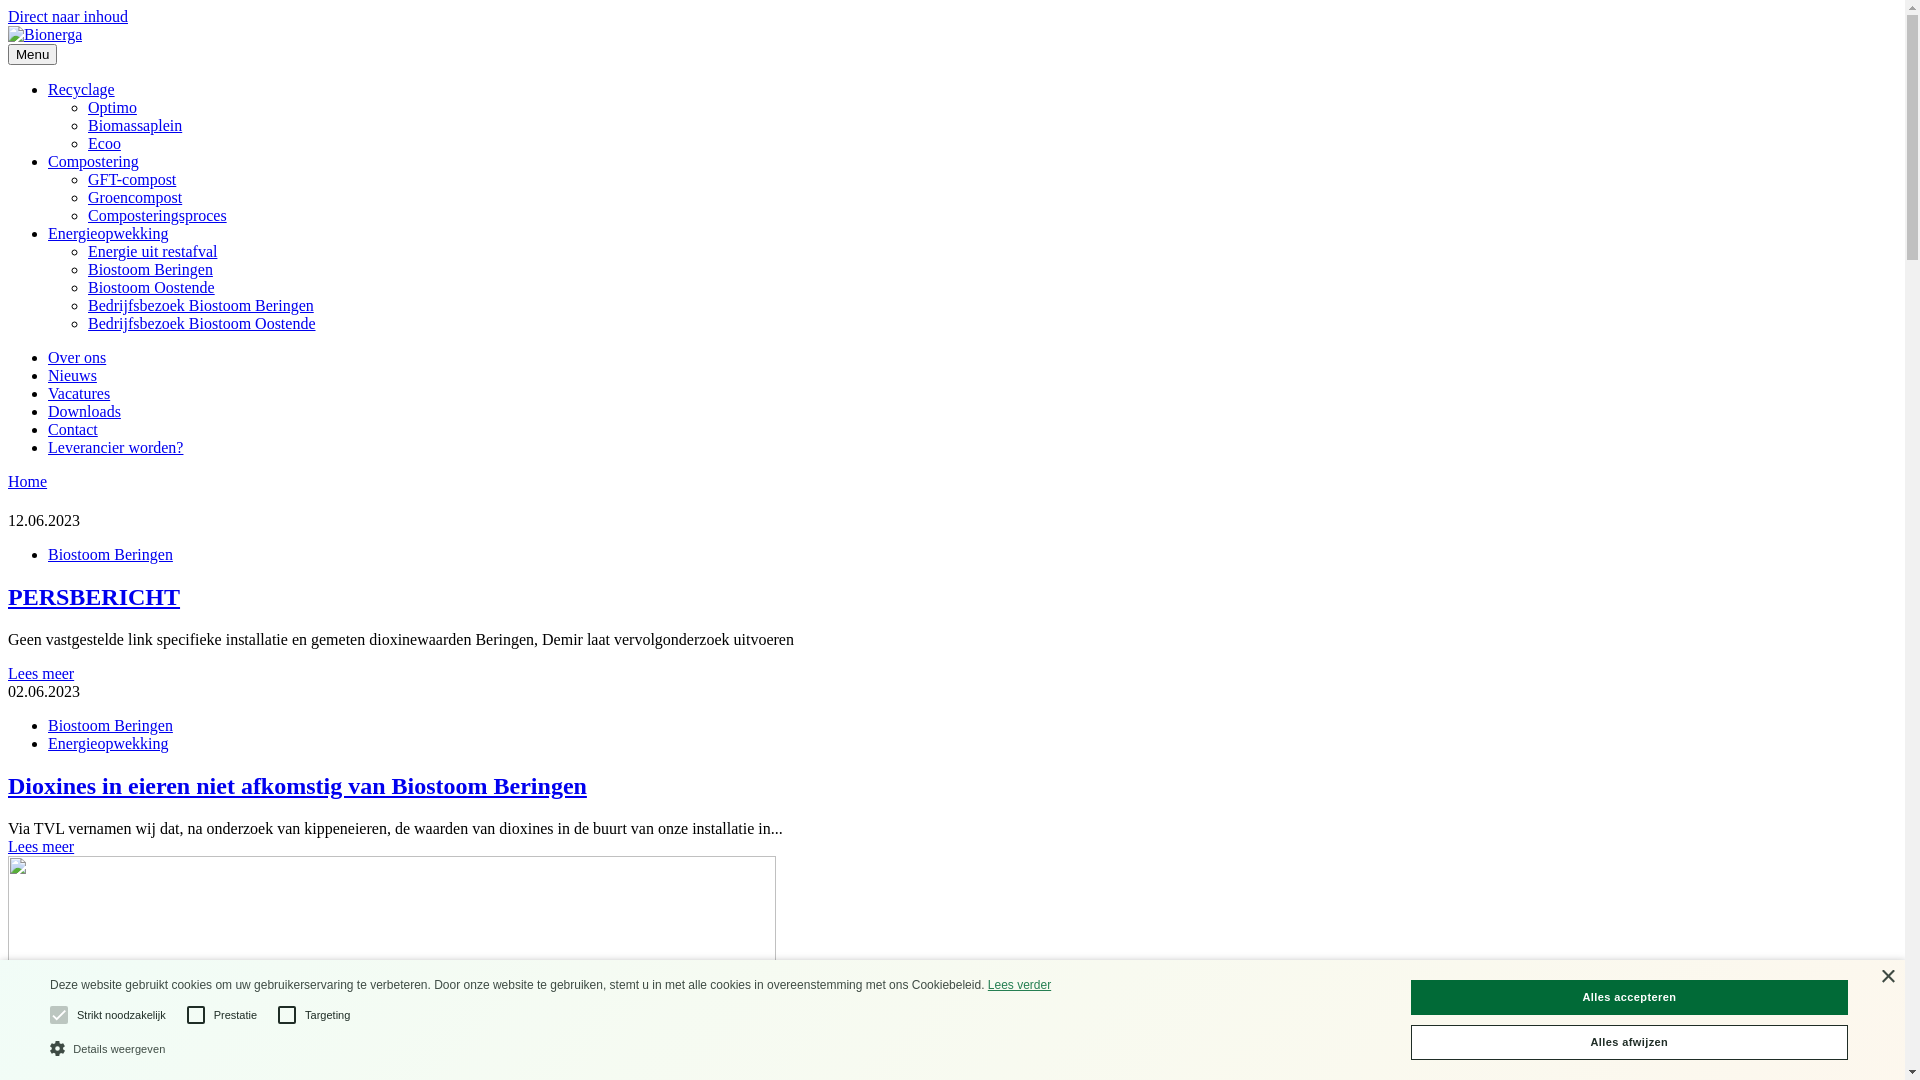 This screenshot has width=1920, height=1080. I want to click on 'Biomassaplein', so click(133, 125).